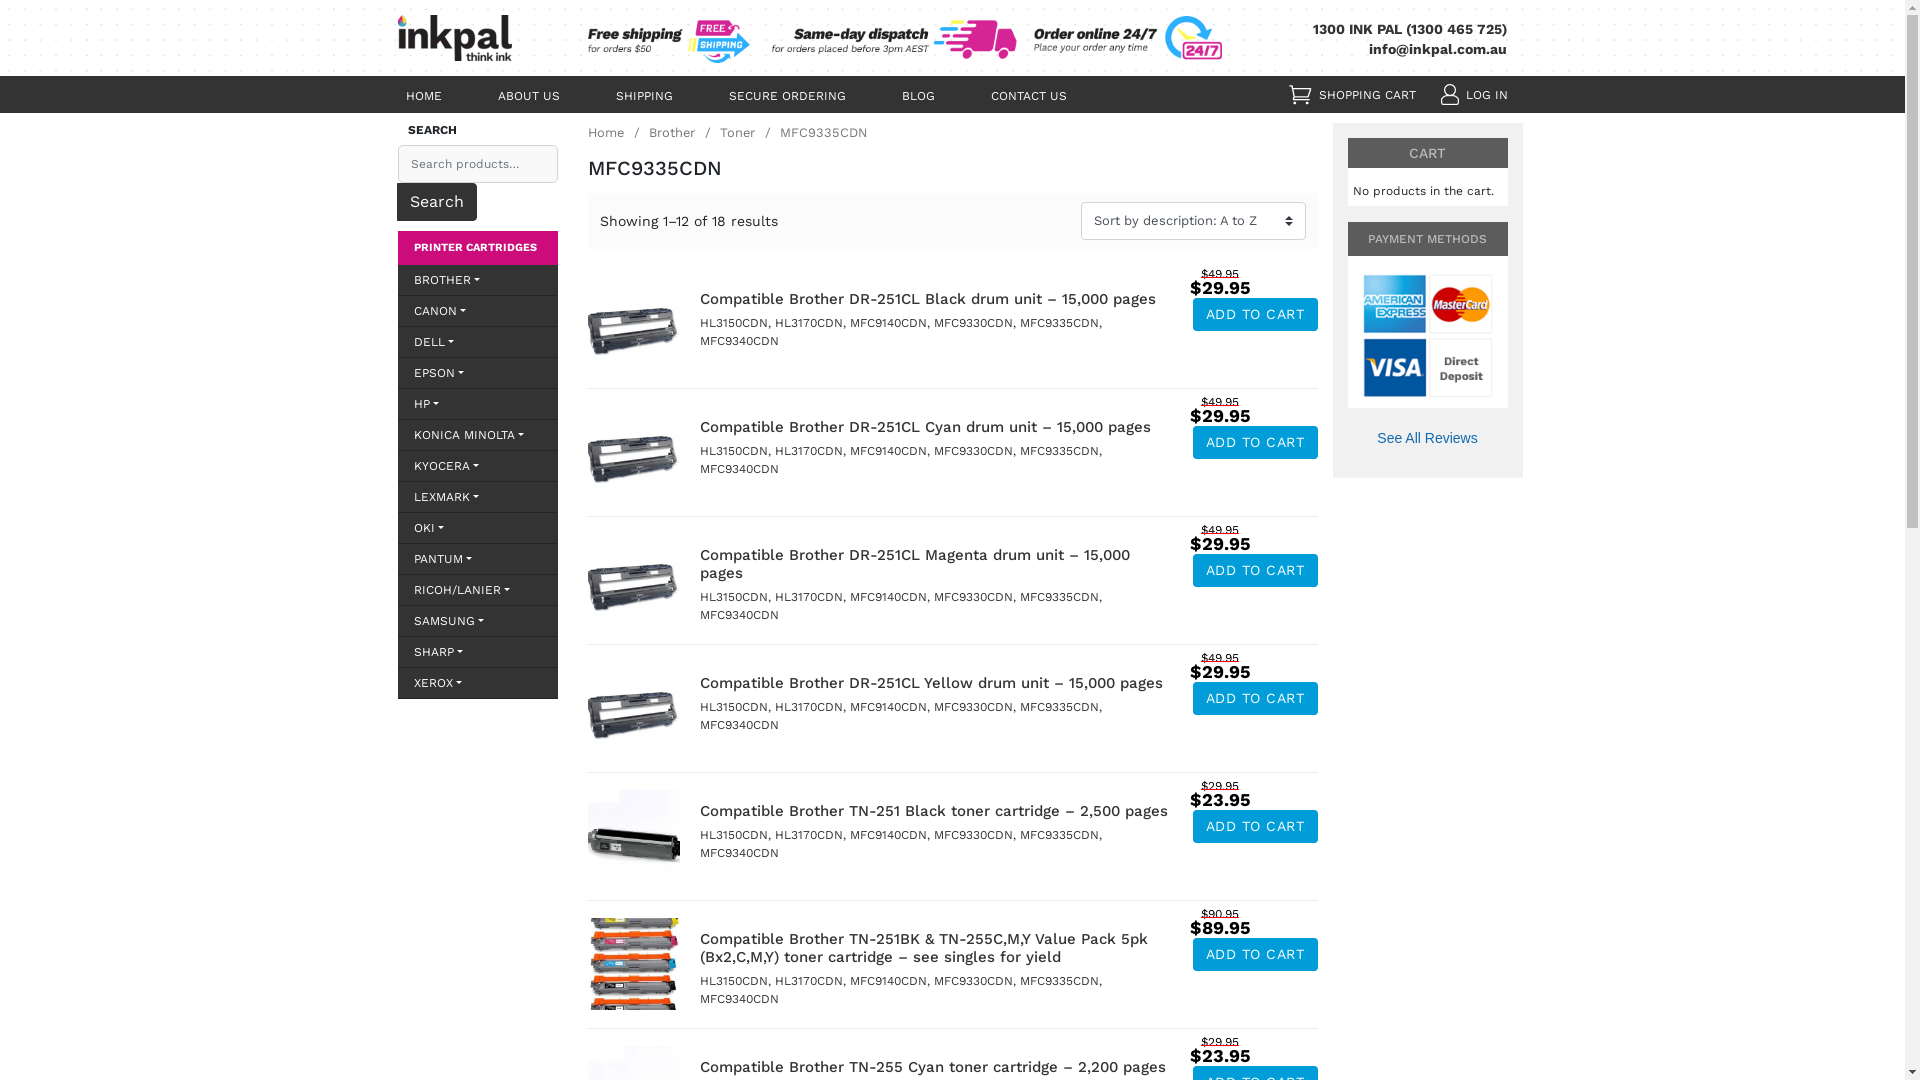 The height and width of the screenshot is (1080, 1920). Describe the element at coordinates (477, 311) in the screenshot. I see `'CANON'` at that location.